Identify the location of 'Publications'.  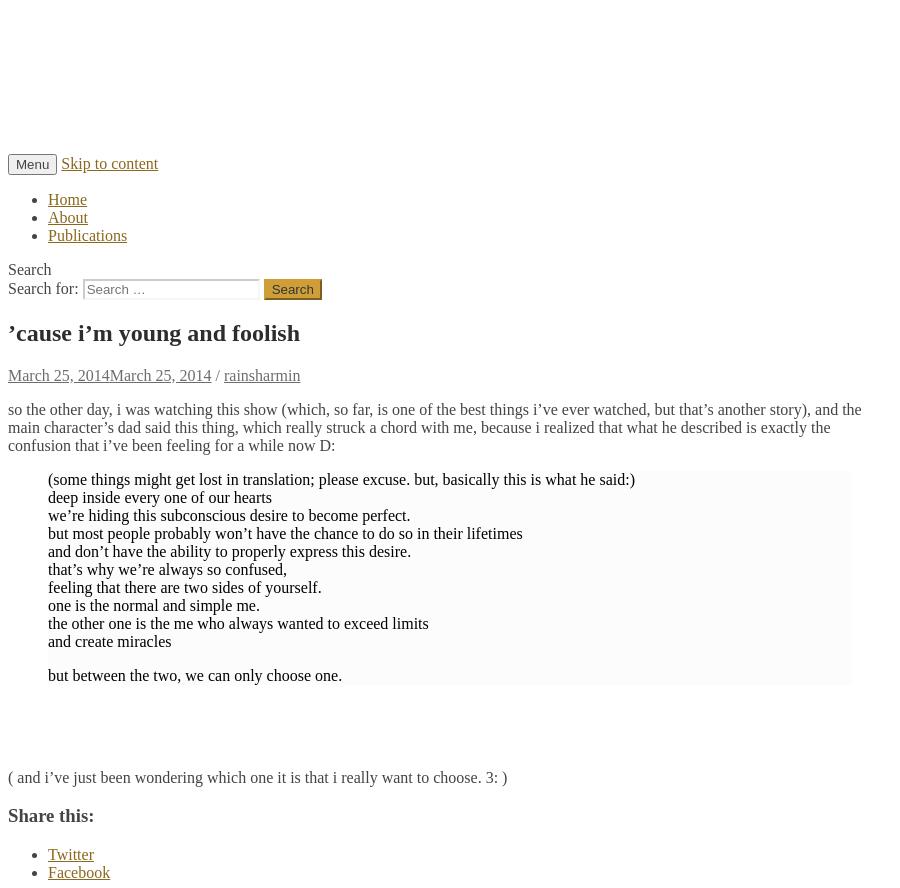
(86, 234).